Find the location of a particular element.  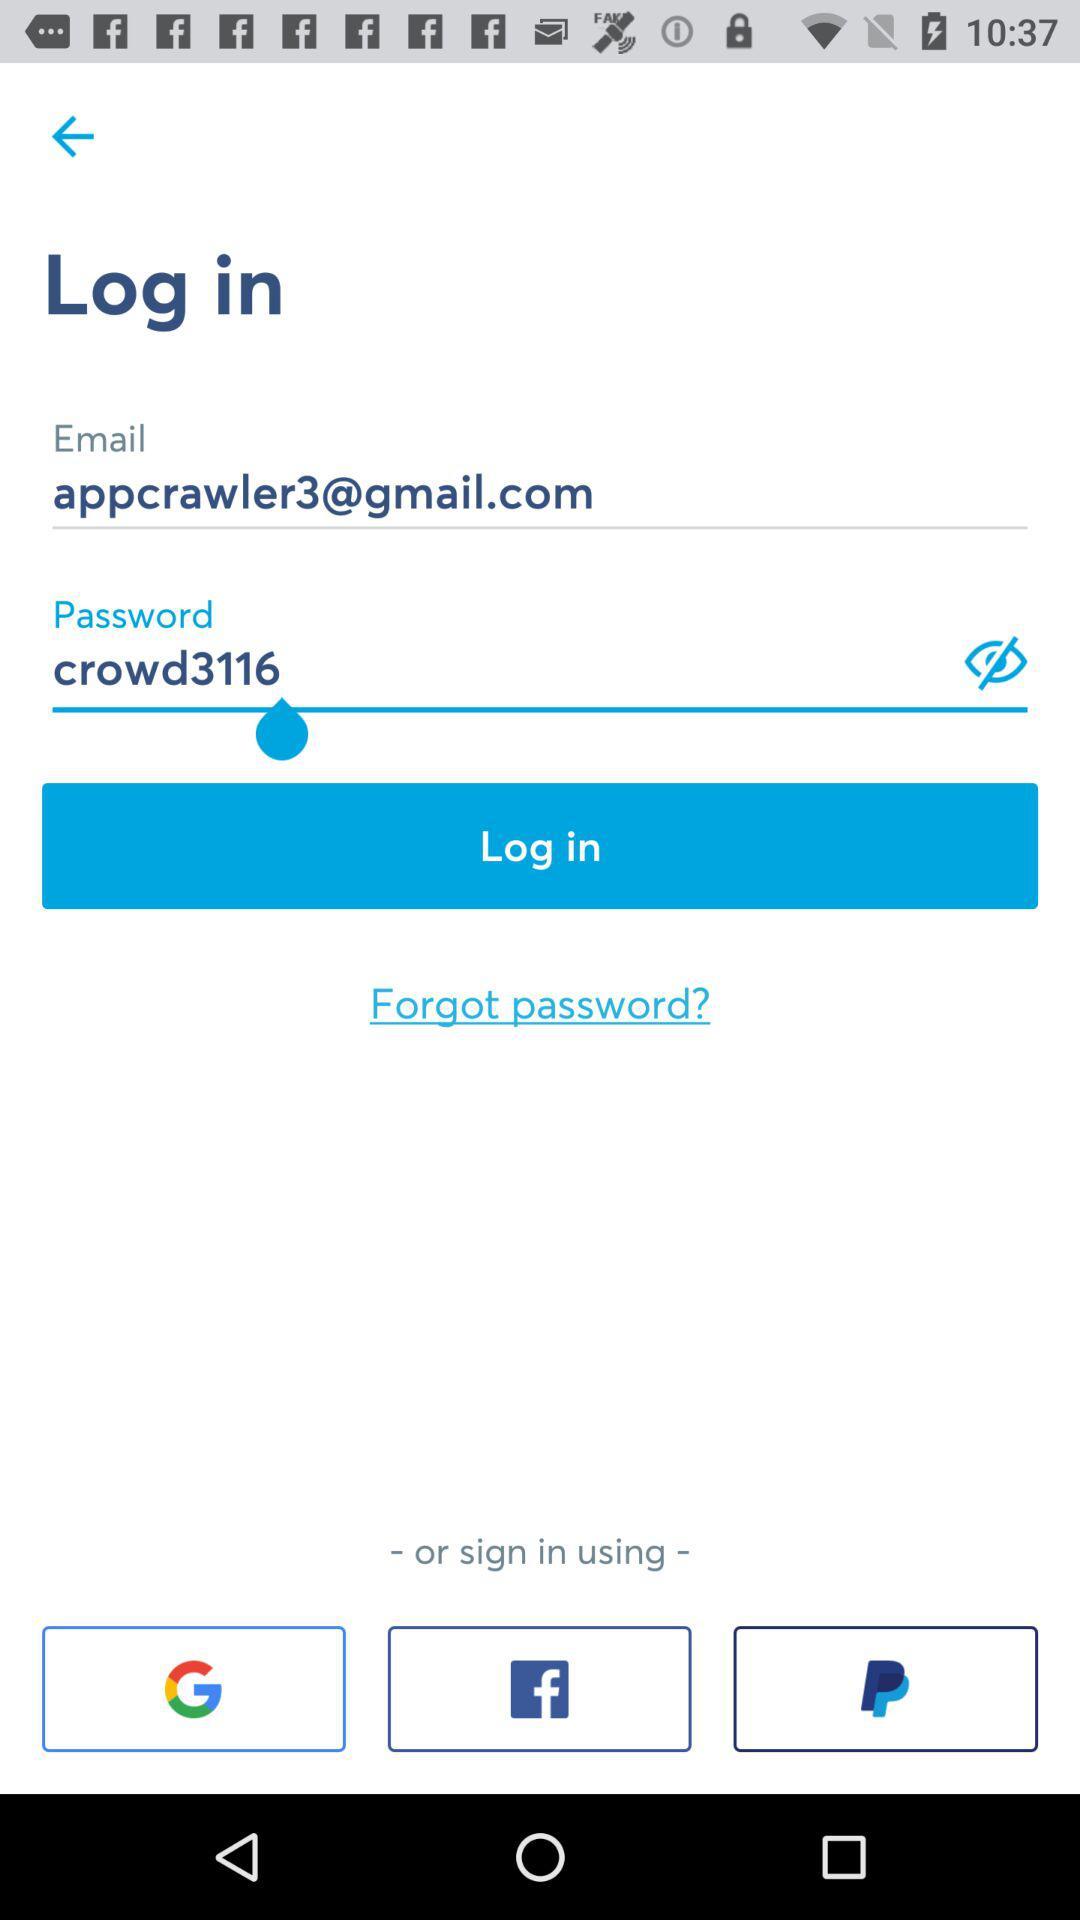

the forgot password? icon is located at coordinates (540, 1003).